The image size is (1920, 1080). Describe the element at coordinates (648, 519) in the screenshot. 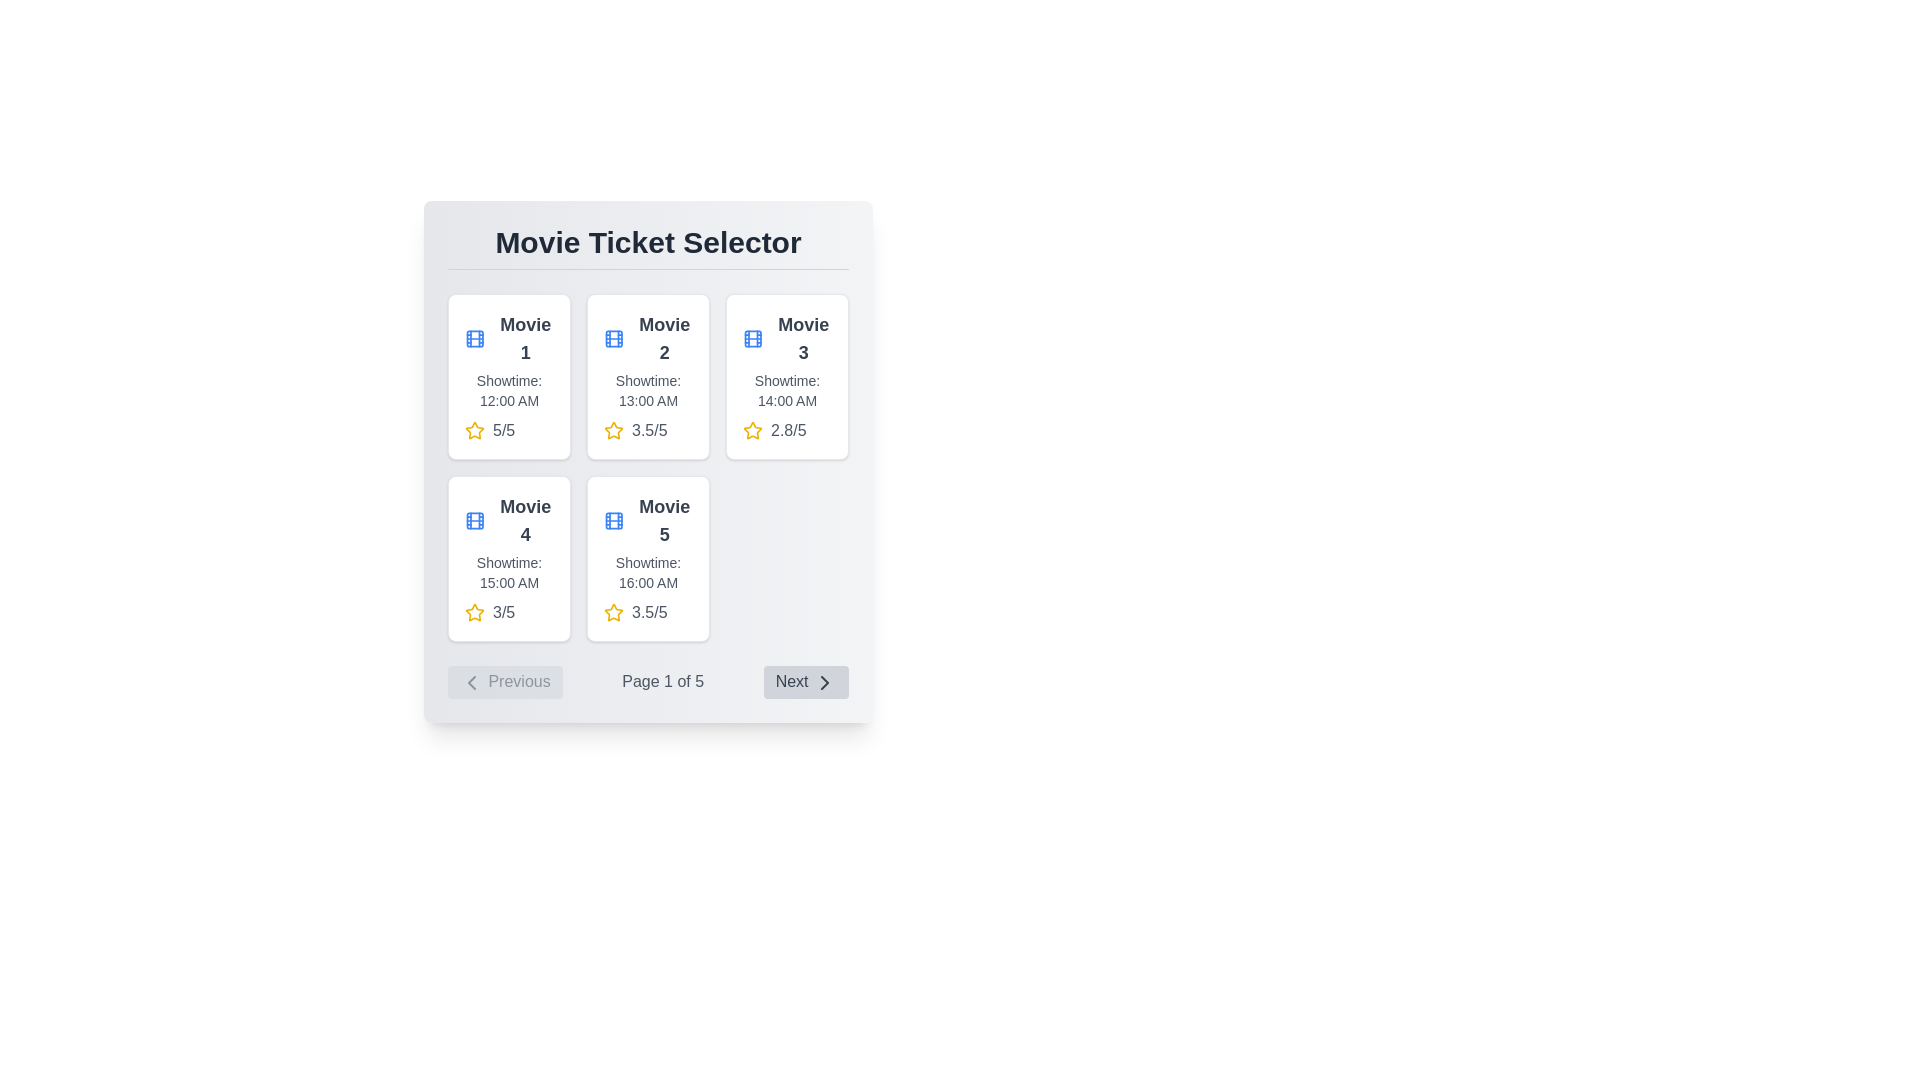

I see `text of the label 'Movie 5' which is styled in a large, bold font and located next to a film reel icon, positioned in the bottom row, second column of the grid under the heading 'Movie Ticket Selector'` at that location.